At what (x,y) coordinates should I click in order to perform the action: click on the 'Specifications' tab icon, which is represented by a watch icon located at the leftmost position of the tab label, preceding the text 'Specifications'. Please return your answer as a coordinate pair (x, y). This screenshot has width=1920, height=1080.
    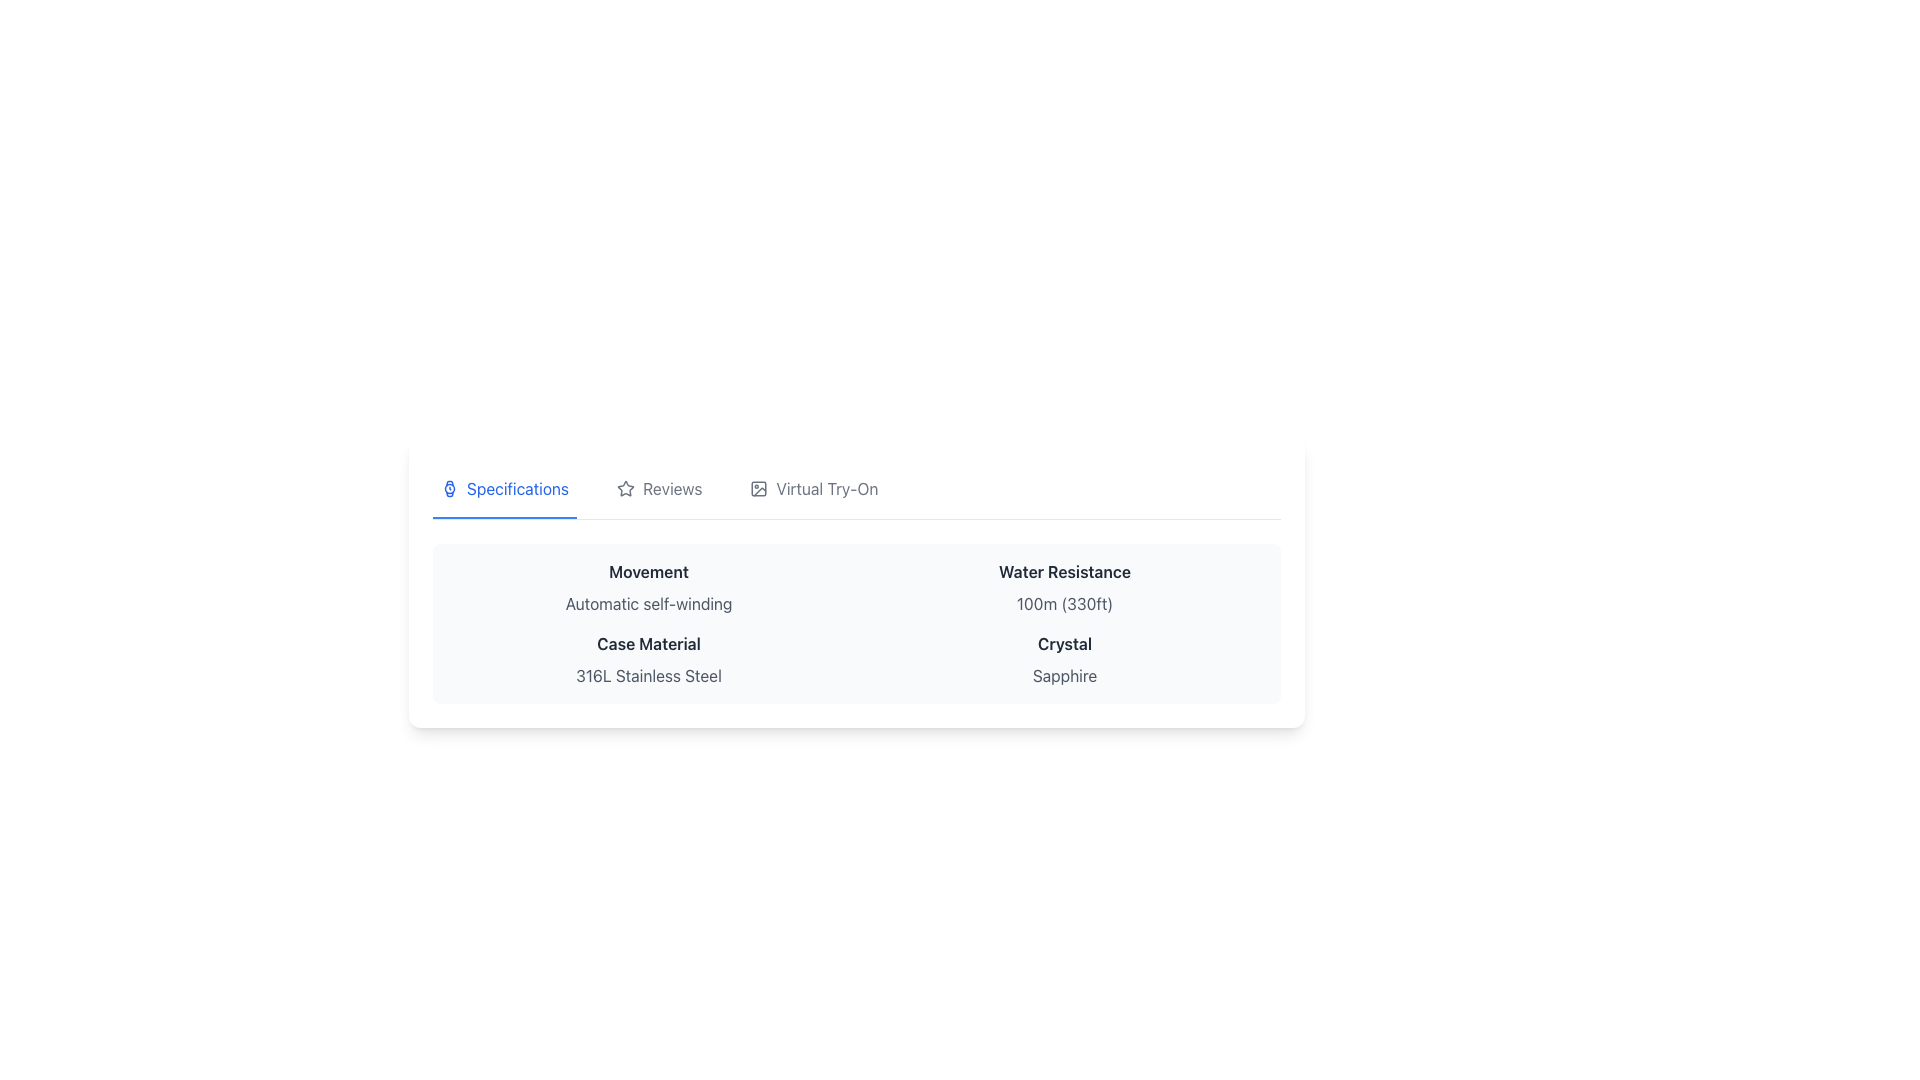
    Looking at the image, I should click on (449, 489).